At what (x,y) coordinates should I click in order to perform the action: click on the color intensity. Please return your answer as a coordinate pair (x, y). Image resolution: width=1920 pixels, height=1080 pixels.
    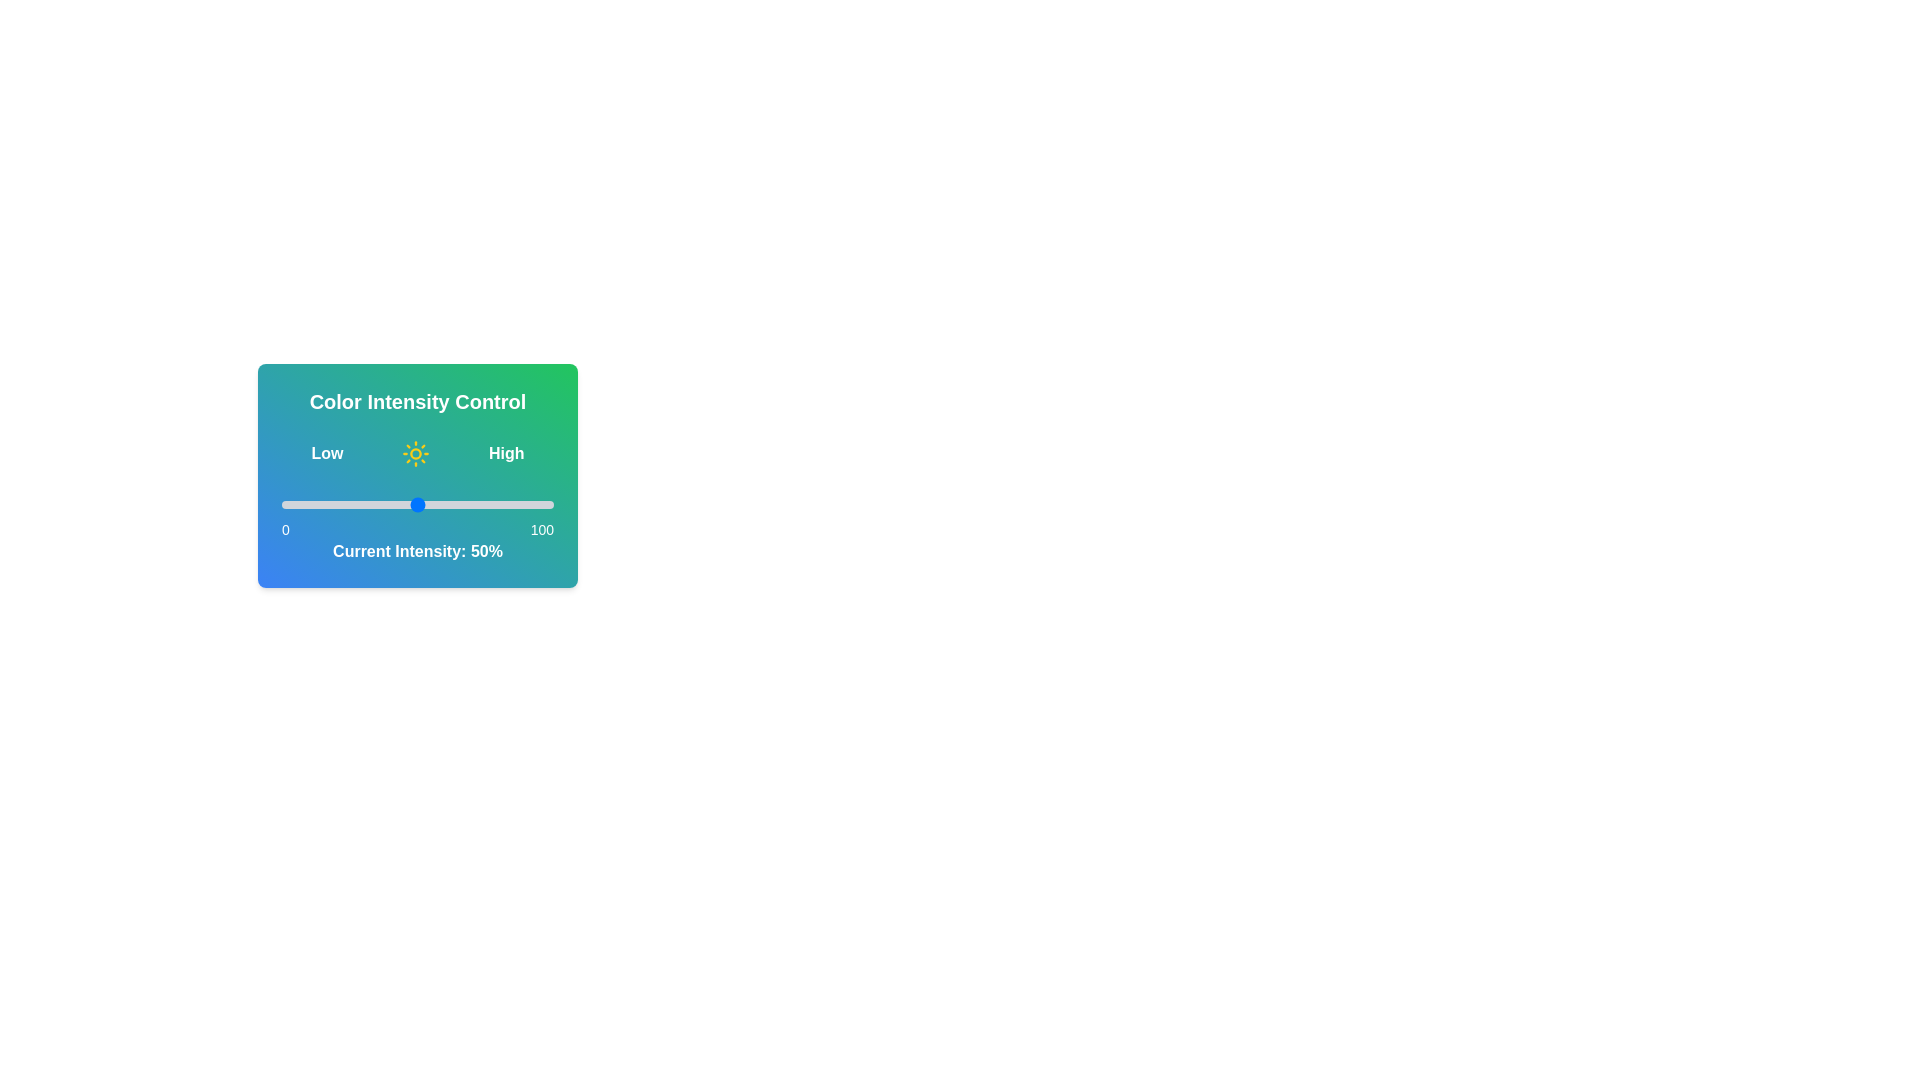
    Looking at the image, I should click on (537, 504).